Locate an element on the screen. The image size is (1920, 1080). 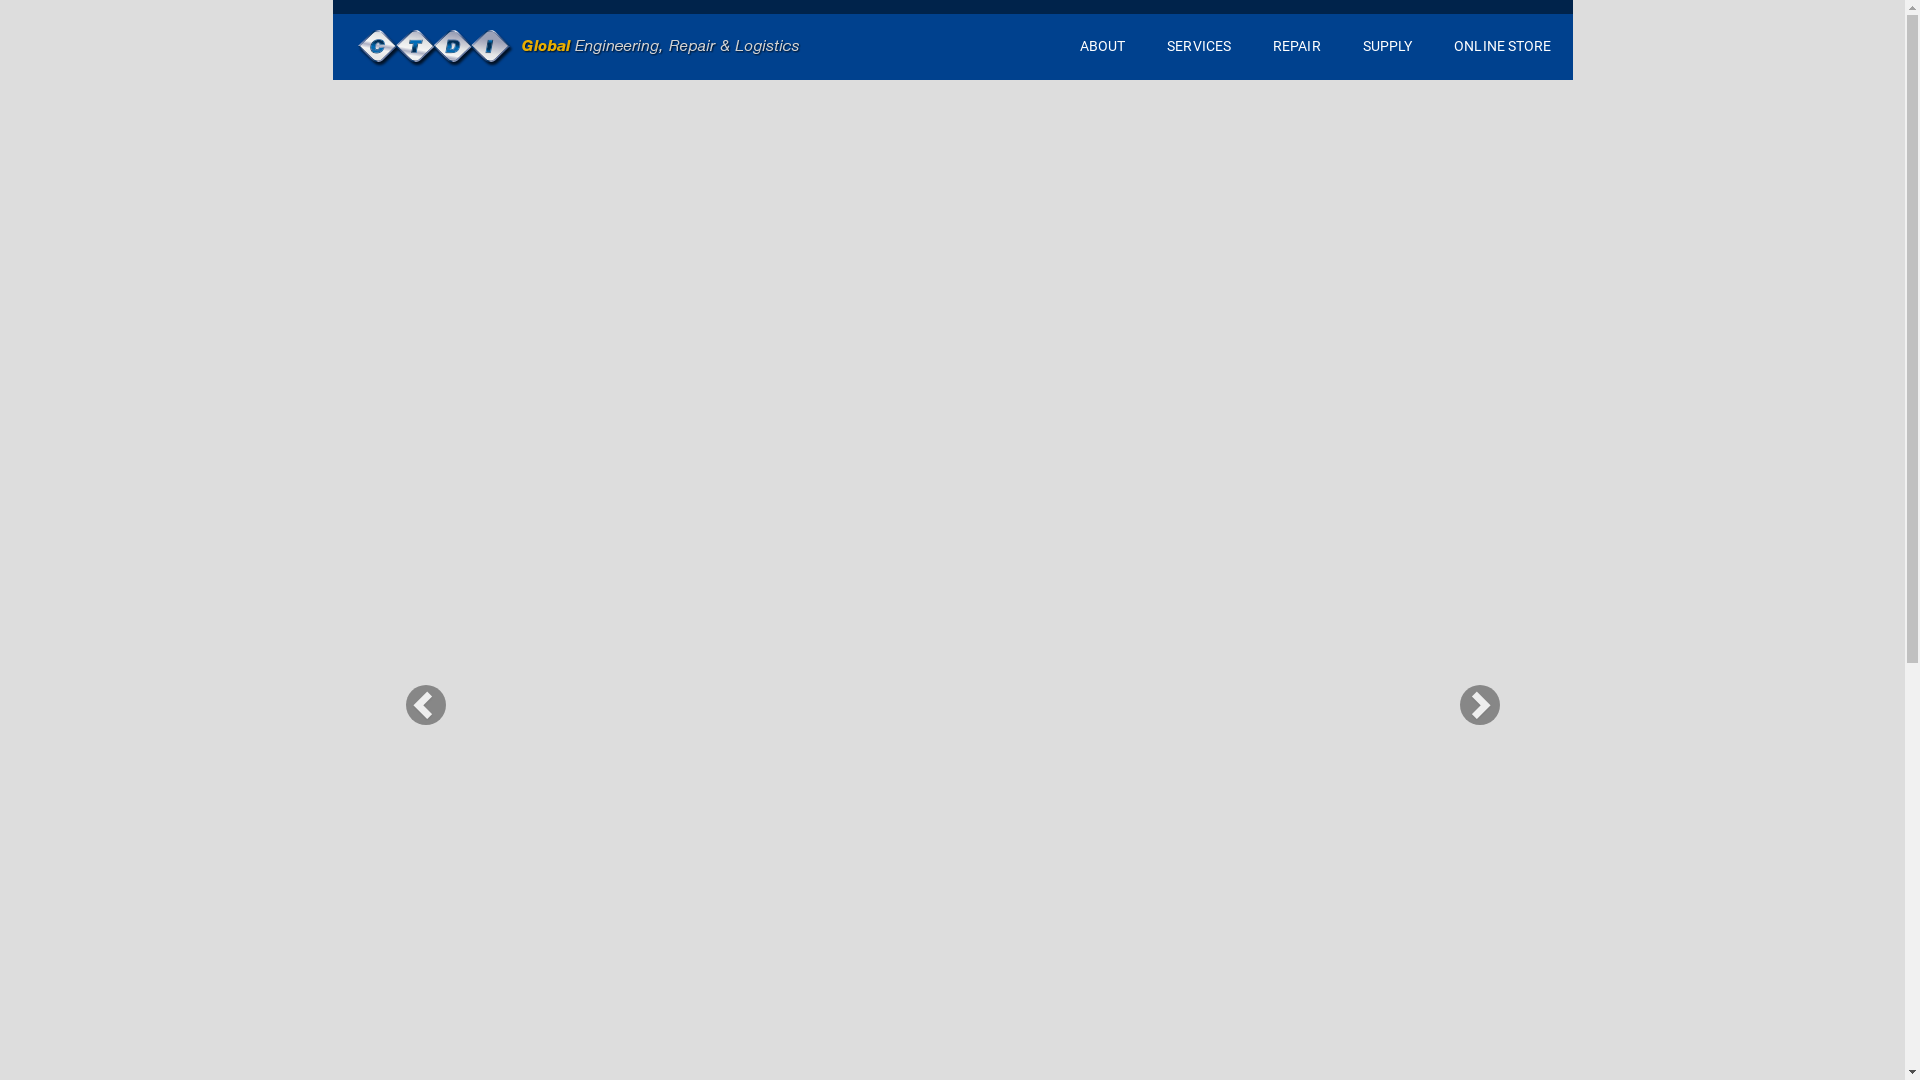
'  ' is located at coordinates (578, 45).